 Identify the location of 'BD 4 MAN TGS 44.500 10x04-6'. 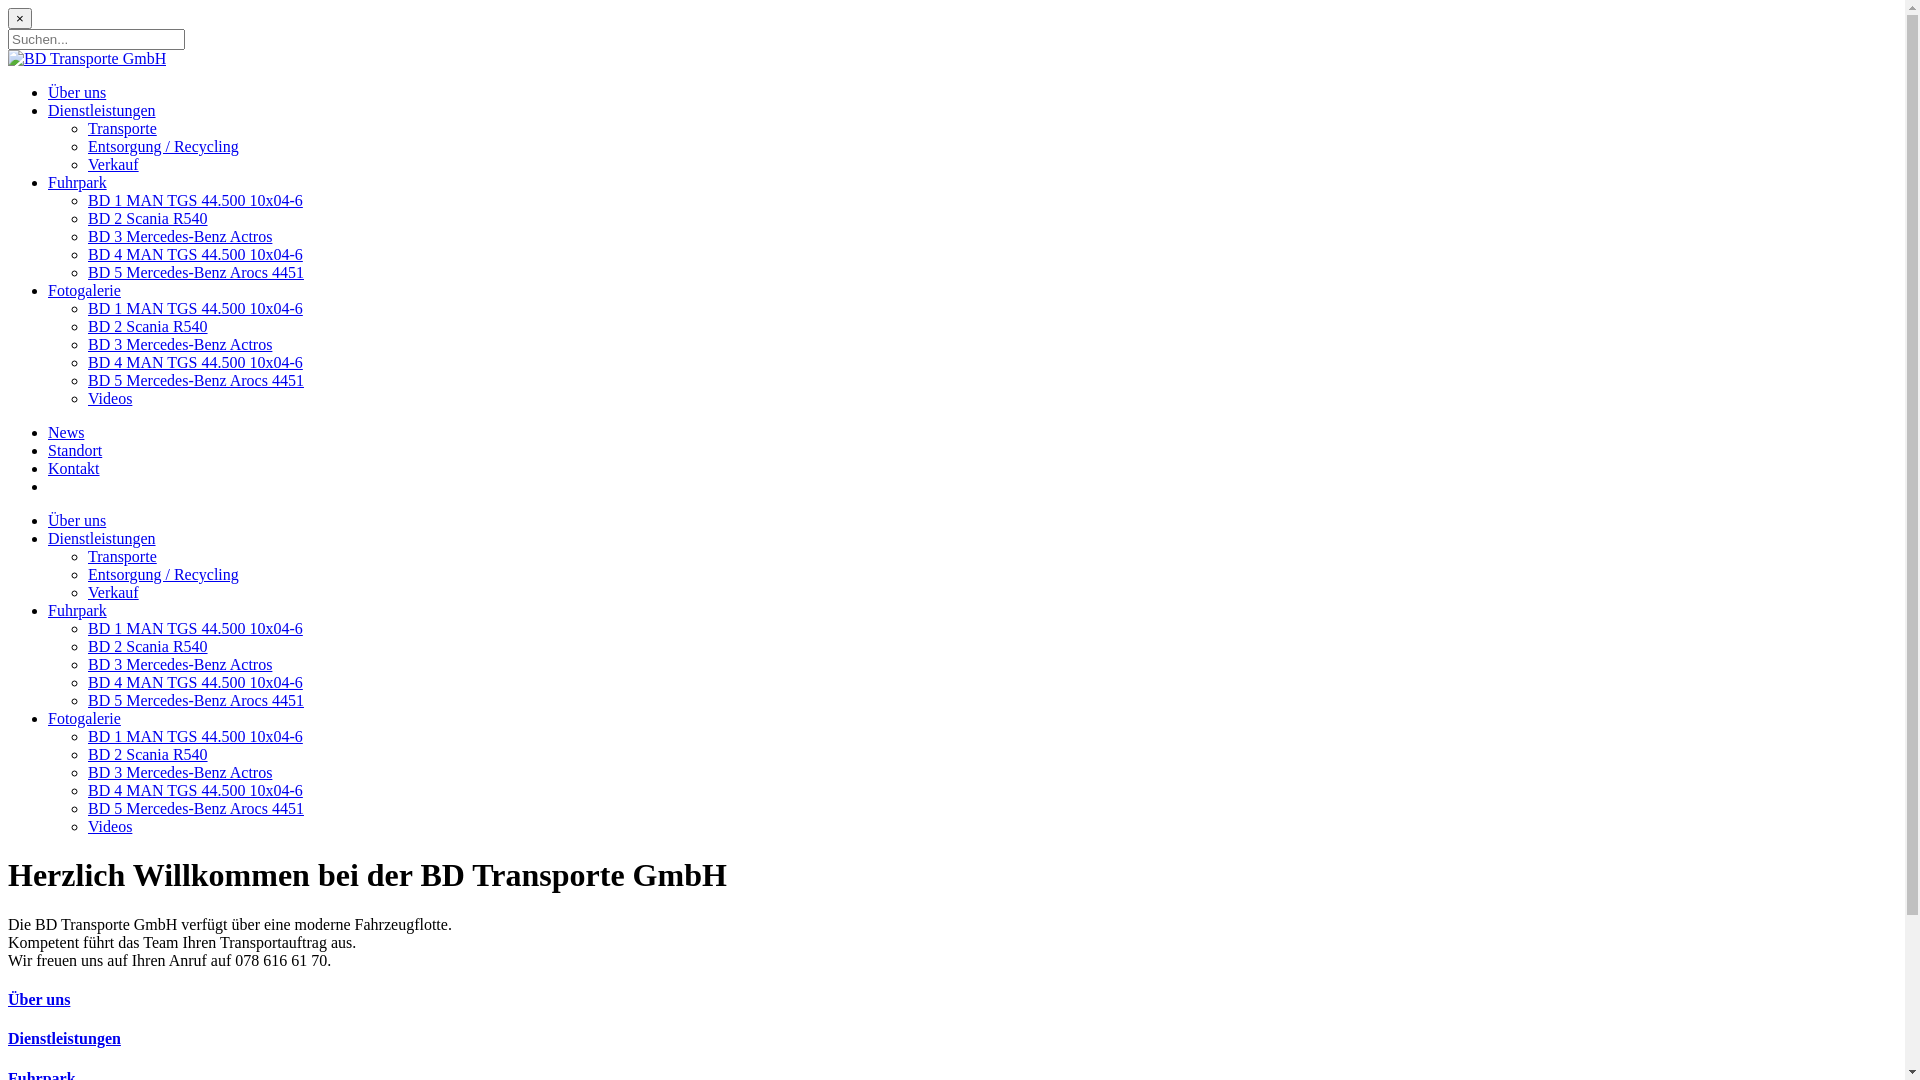
(195, 681).